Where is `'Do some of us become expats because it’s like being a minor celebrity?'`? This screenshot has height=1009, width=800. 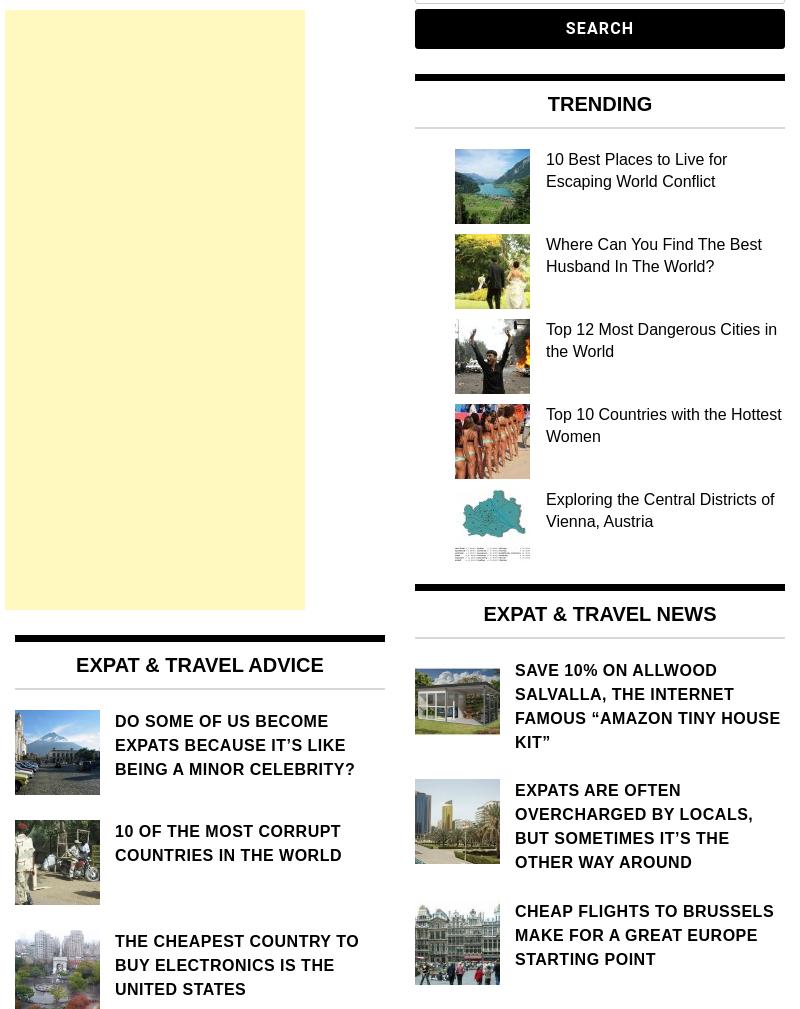 'Do some of us become expats because it’s like being a minor celebrity?' is located at coordinates (113, 745).